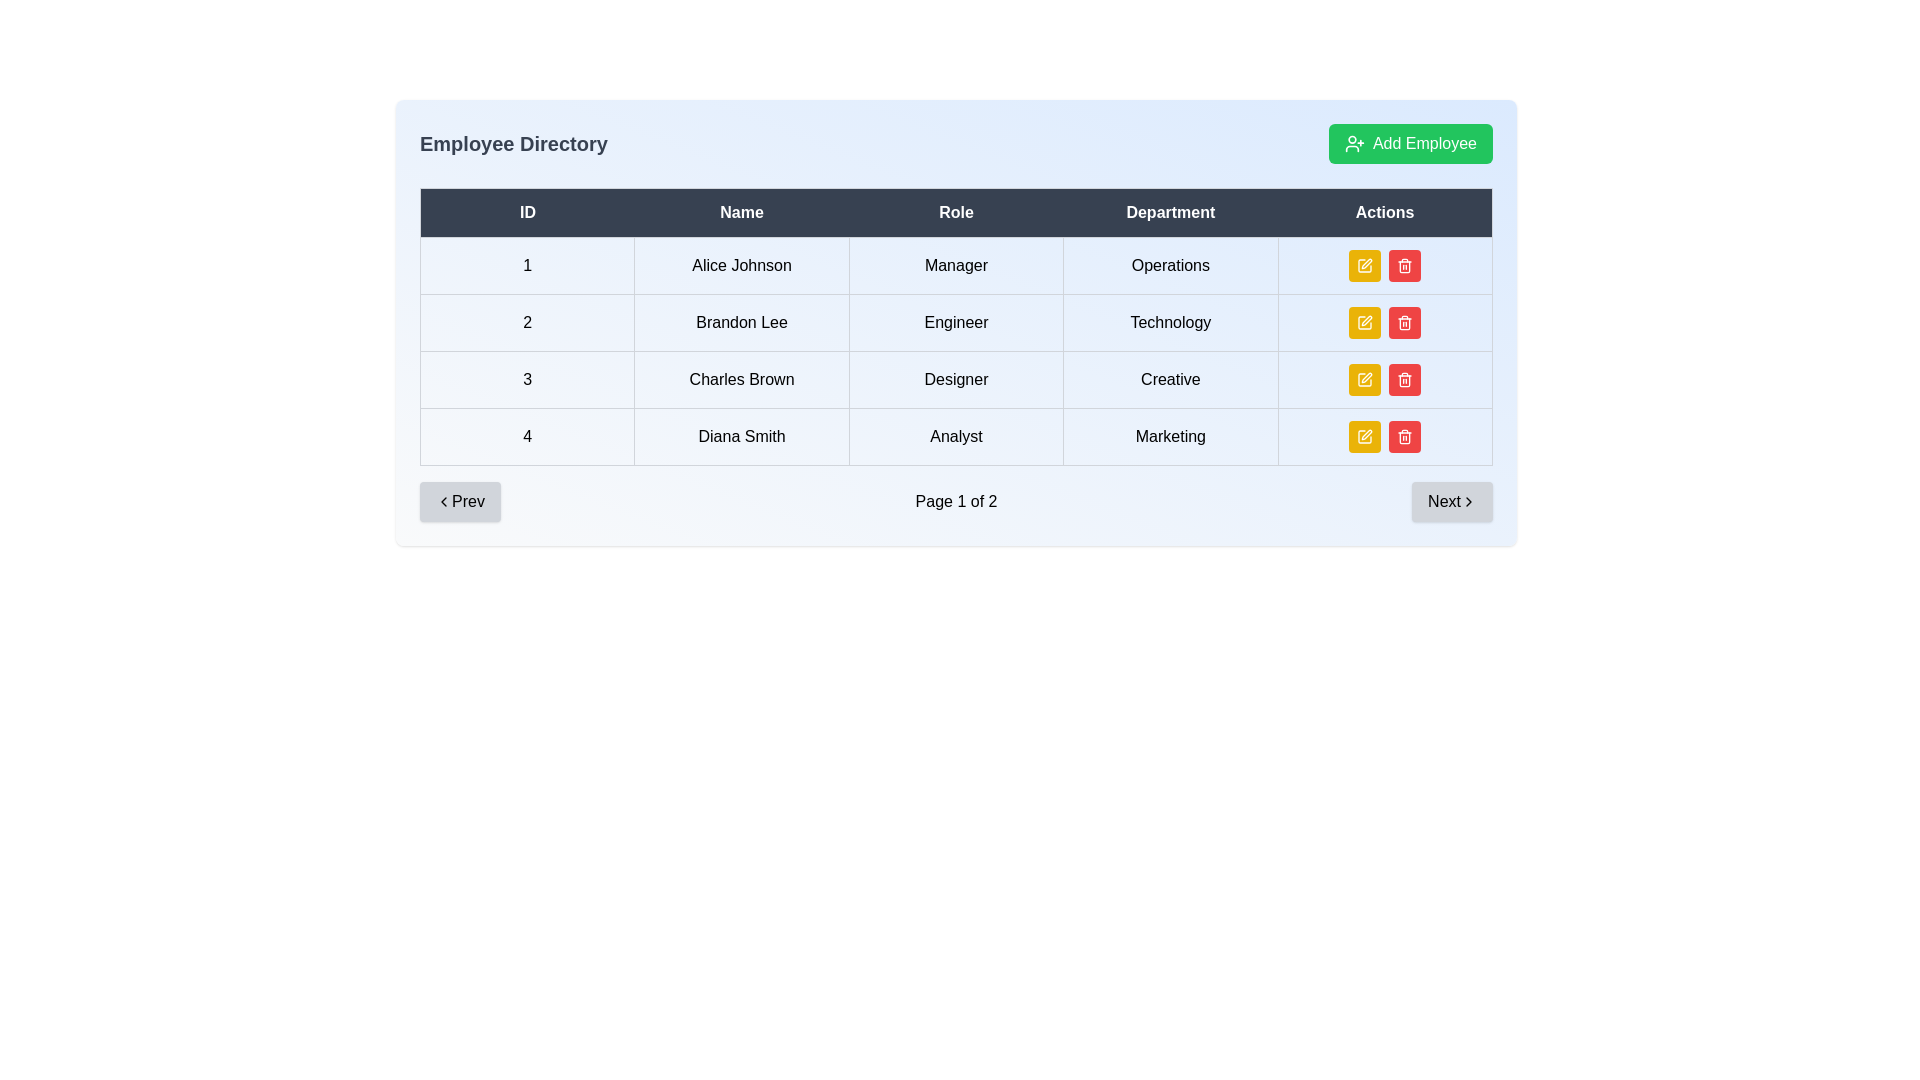  What do you see at coordinates (1364, 435) in the screenshot?
I see `the square-shaped pencil icon button with a yellow background and white border located in the last row of the 'Actions' column, adjacent to the red trash bin icon` at bounding box center [1364, 435].